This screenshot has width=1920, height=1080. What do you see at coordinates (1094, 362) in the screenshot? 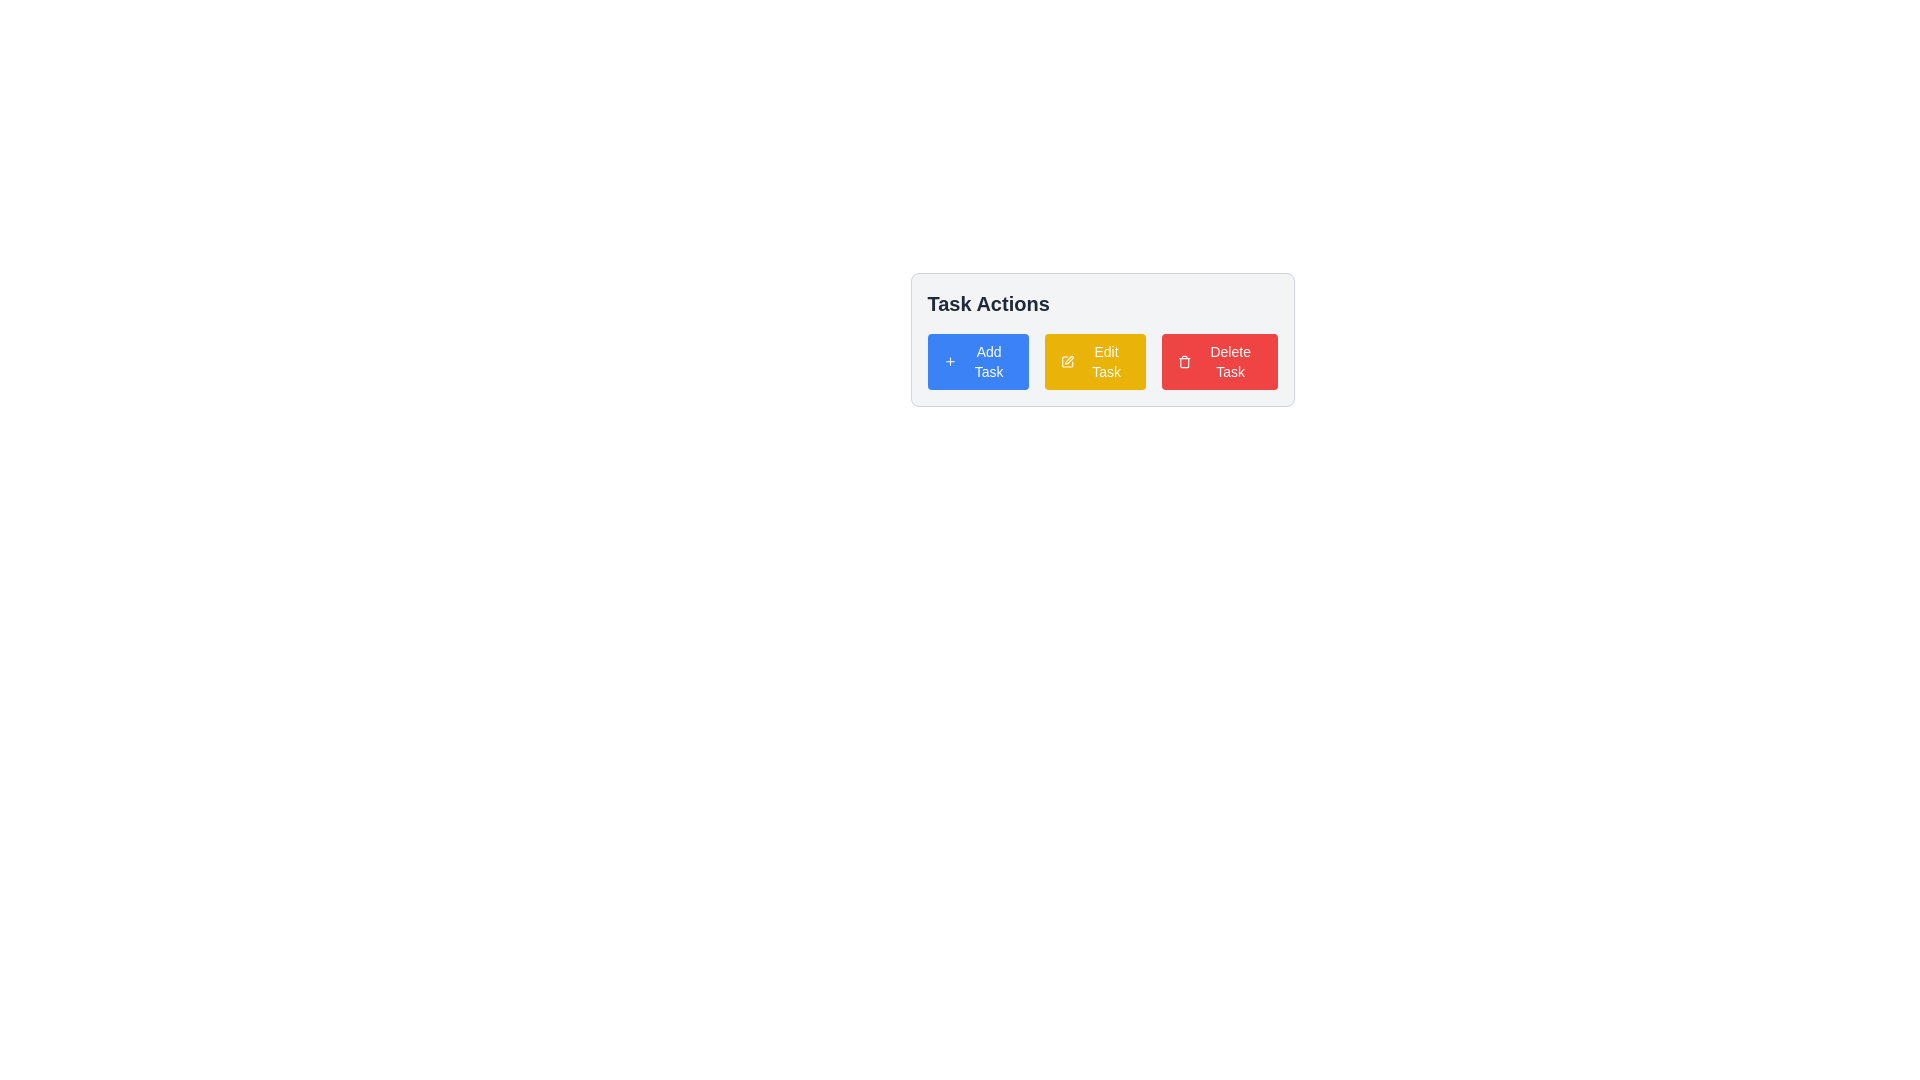
I see `the edit task button, which is the second button in a row of three, located between the blue 'Add Task' button and the red 'Delete Task' button, to trigger visual feedback` at bounding box center [1094, 362].